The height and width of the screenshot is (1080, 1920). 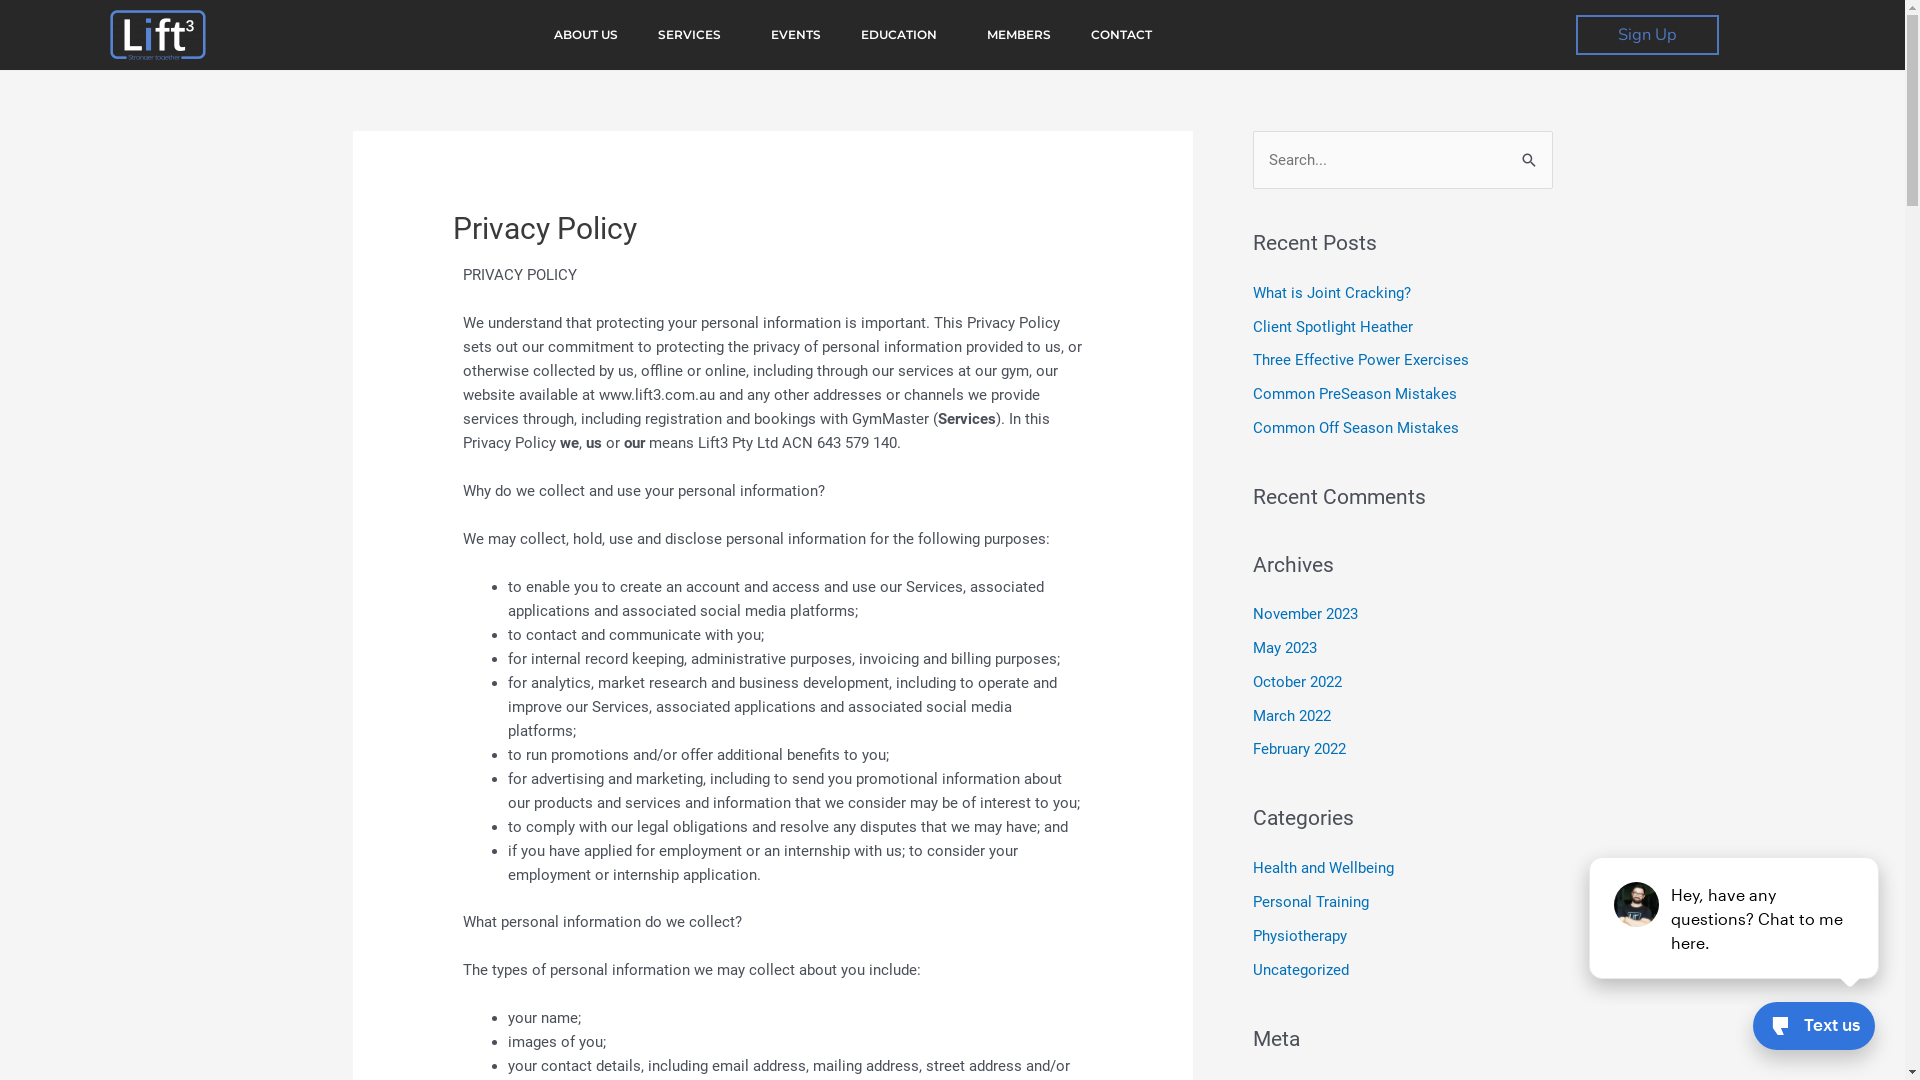 What do you see at coordinates (694, 34) in the screenshot?
I see `'SERVICES'` at bounding box center [694, 34].